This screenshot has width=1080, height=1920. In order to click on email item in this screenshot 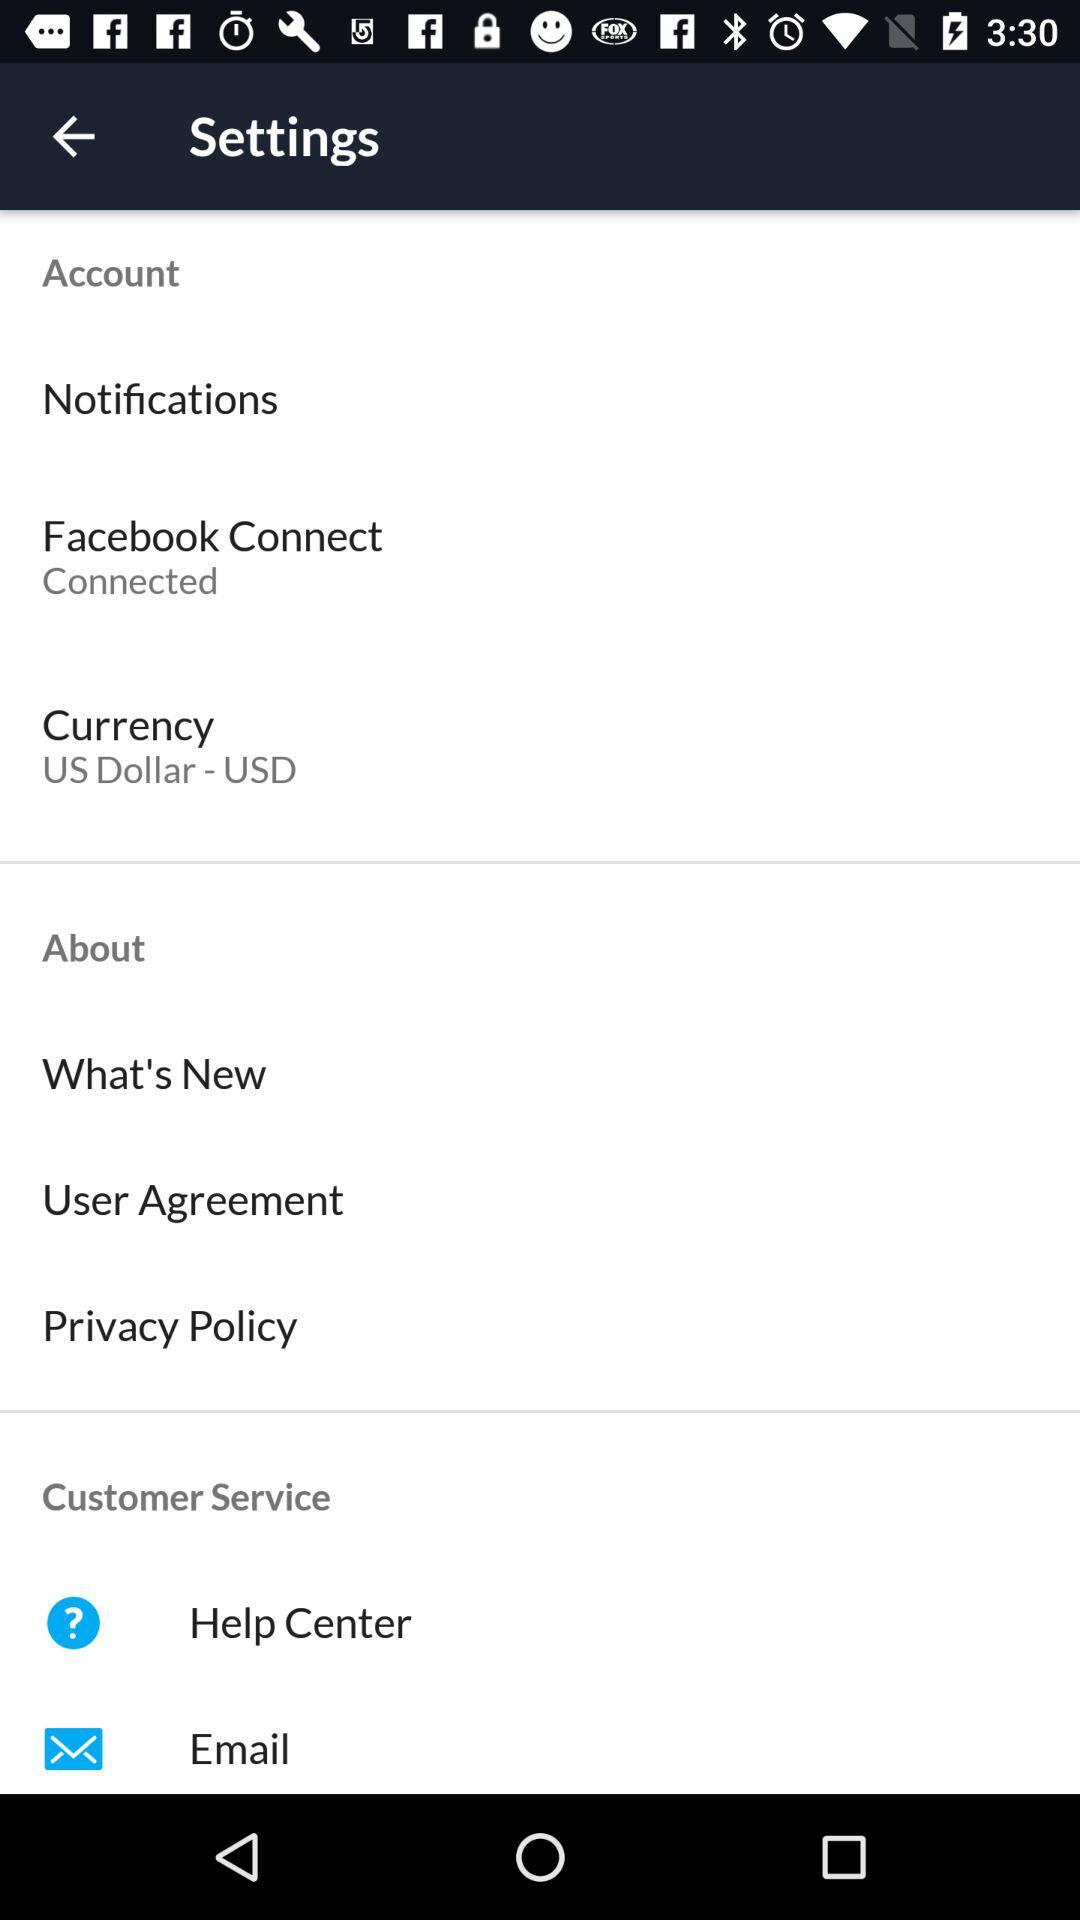, I will do `click(540, 1738)`.